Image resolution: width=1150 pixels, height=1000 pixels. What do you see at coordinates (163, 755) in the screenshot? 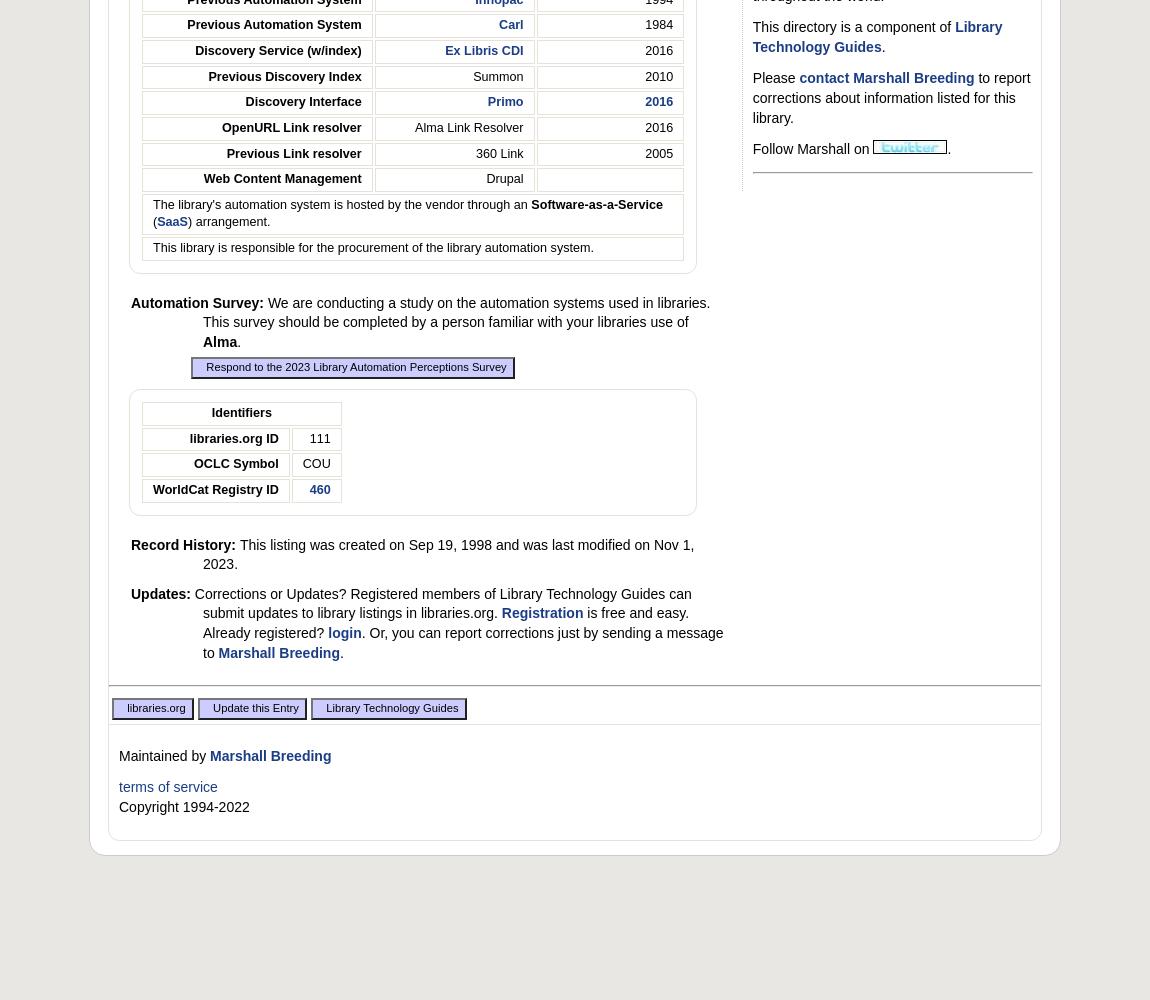
I see `'Maintained by'` at bounding box center [163, 755].